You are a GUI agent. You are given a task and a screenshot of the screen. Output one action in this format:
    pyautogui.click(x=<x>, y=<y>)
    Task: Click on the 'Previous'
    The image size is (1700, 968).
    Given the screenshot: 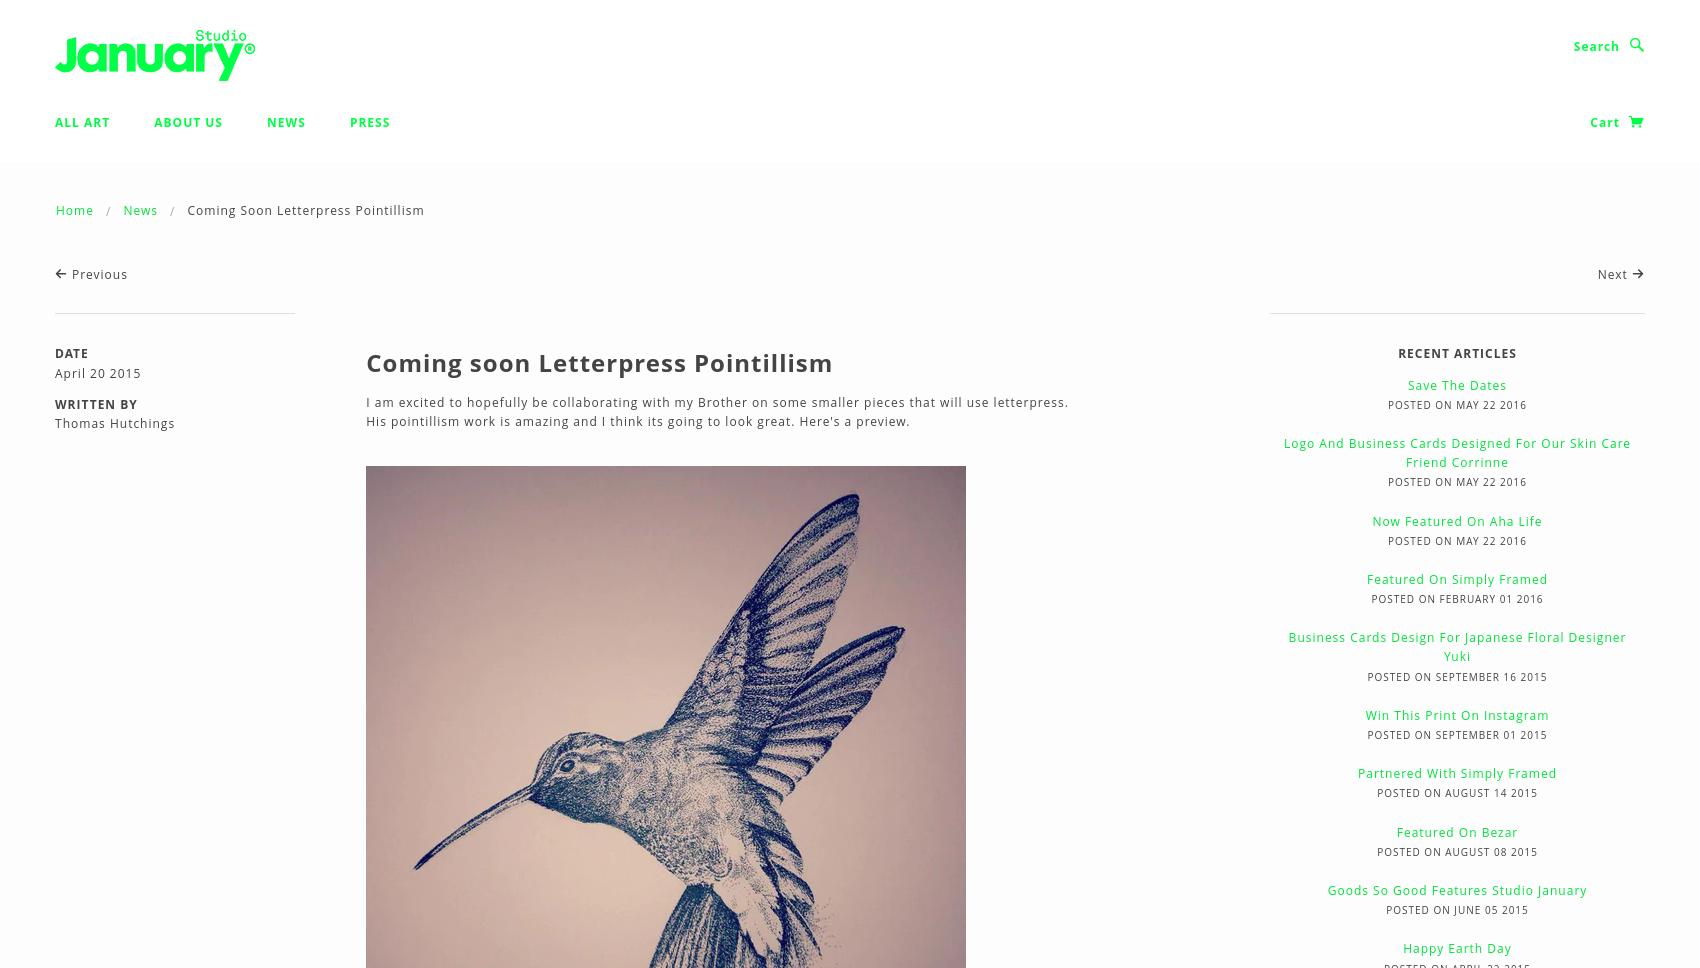 What is the action you would take?
    pyautogui.click(x=97, y=274)
    